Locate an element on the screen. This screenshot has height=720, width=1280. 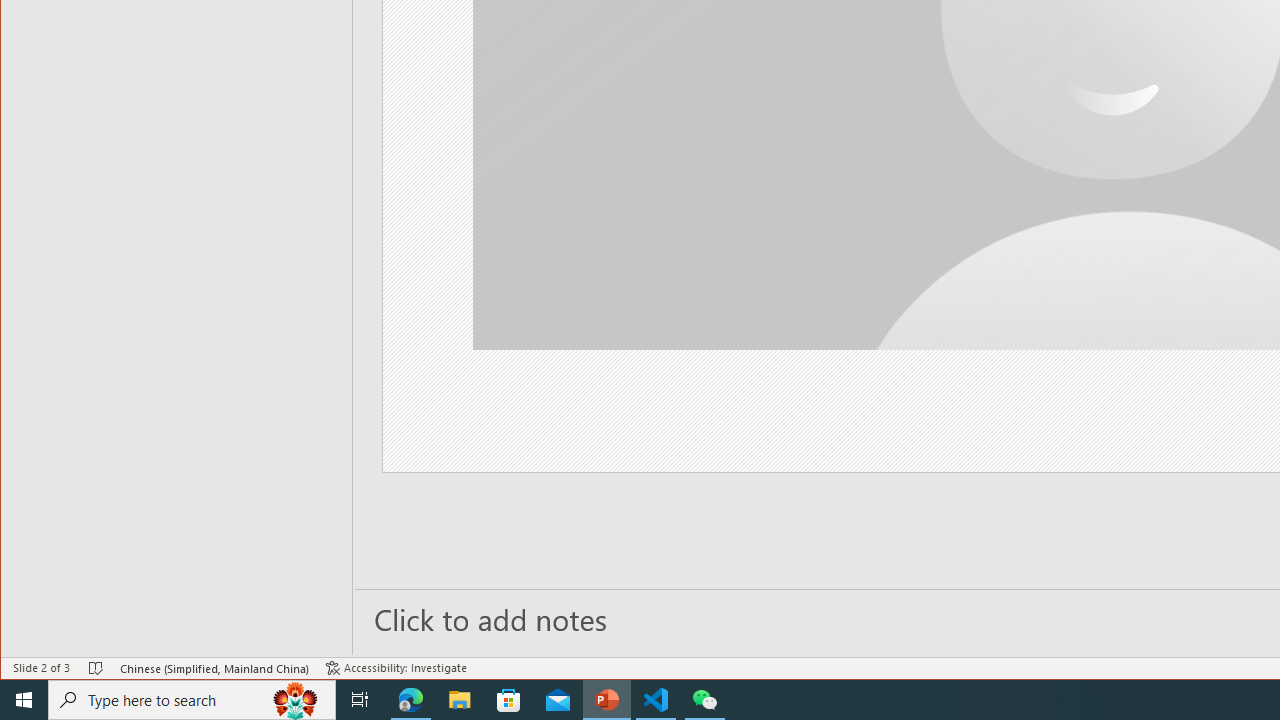
'Task View' is located at coordinates (359, 698).